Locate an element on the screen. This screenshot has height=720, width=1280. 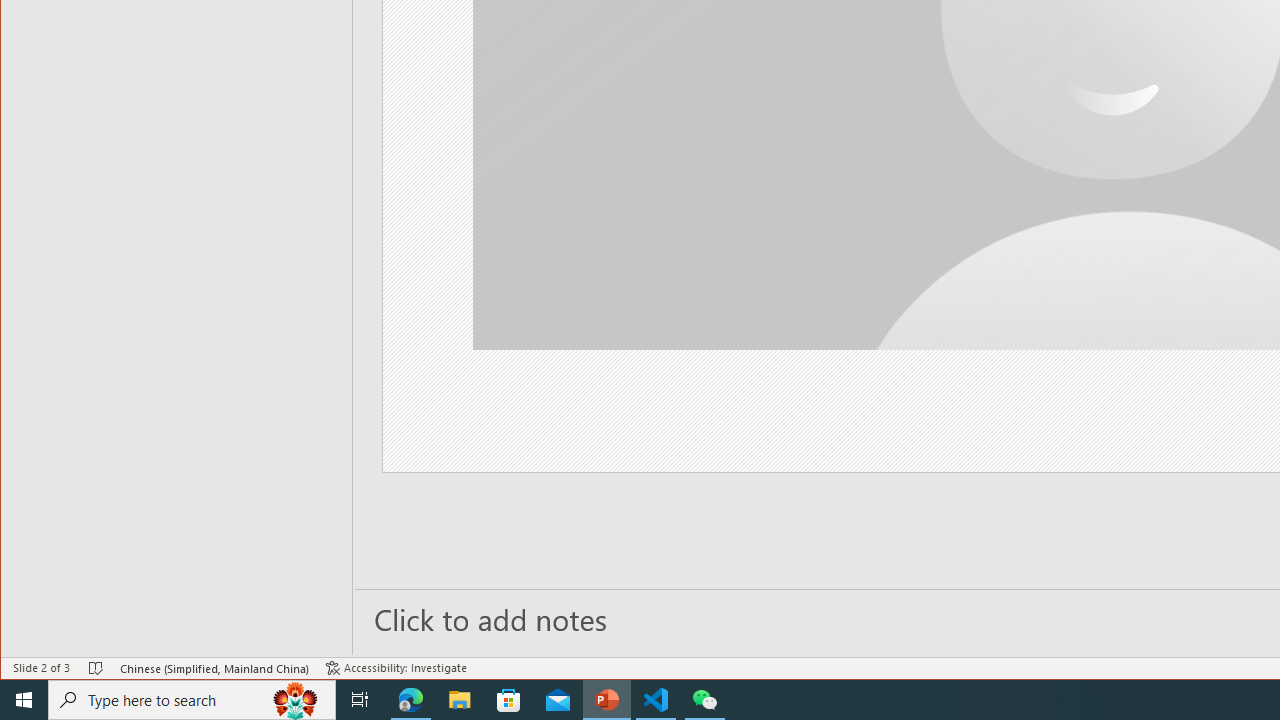
'Task View' is located at coordinates (359, 698).